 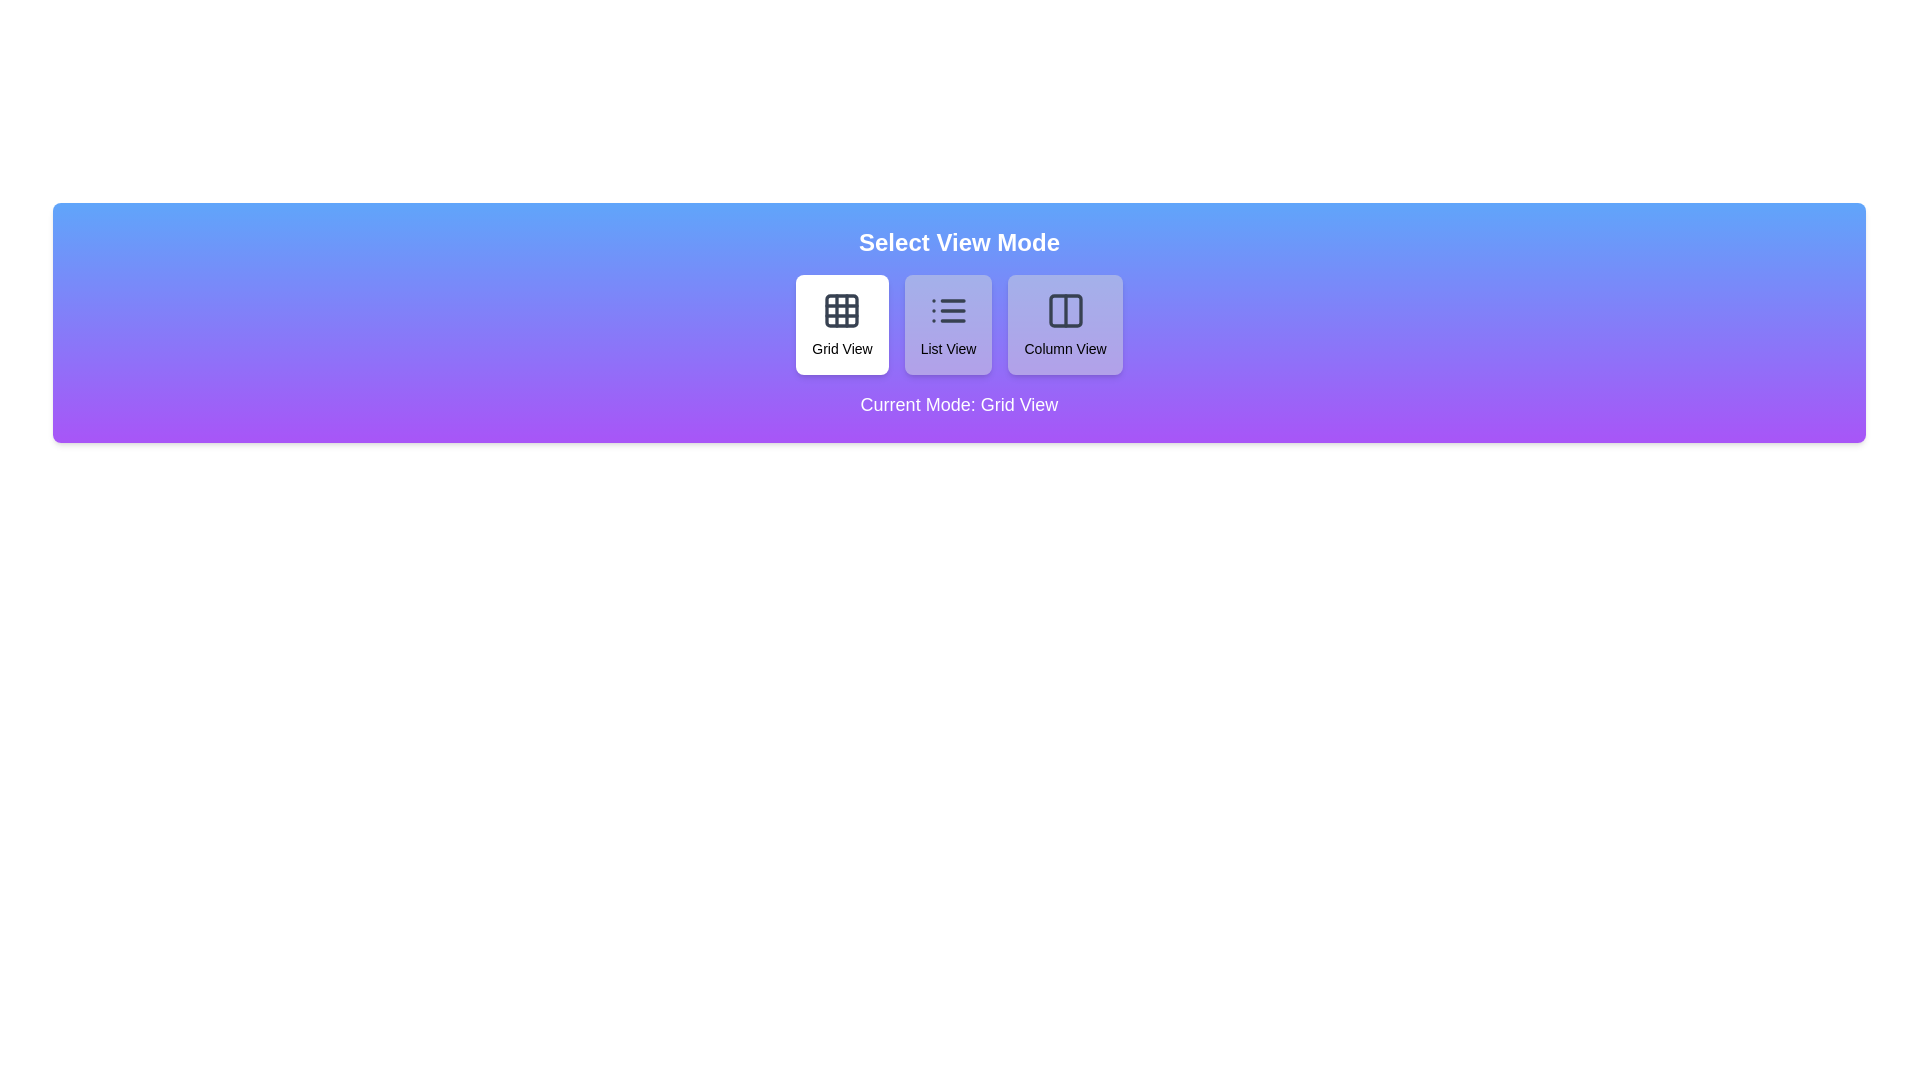 What do you see at coordinates (1064, 323) in the screenshot?
I see `the button corresponding to Column View to trigger the hover animation` at bounding box center [1064, 323].